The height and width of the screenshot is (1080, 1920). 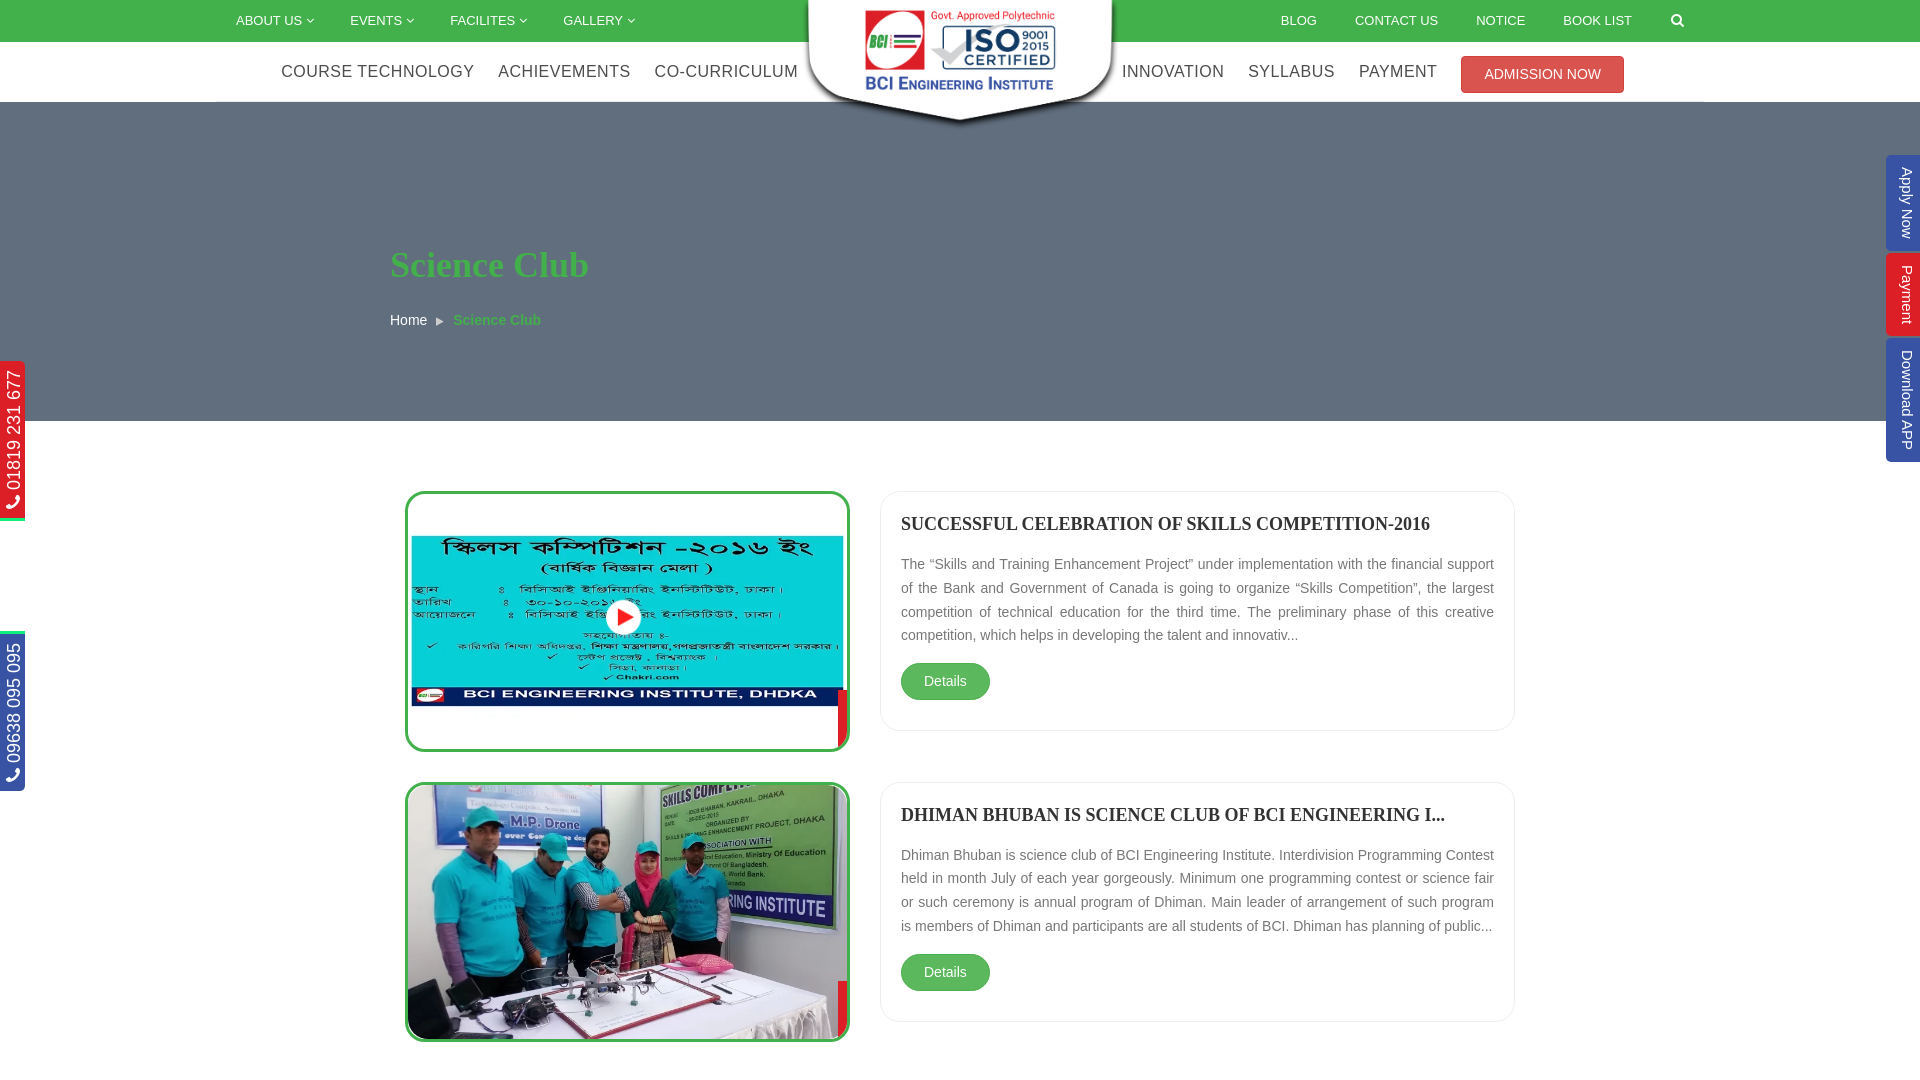 I want to click on 'BLOG', so click(x=1261, y=20).